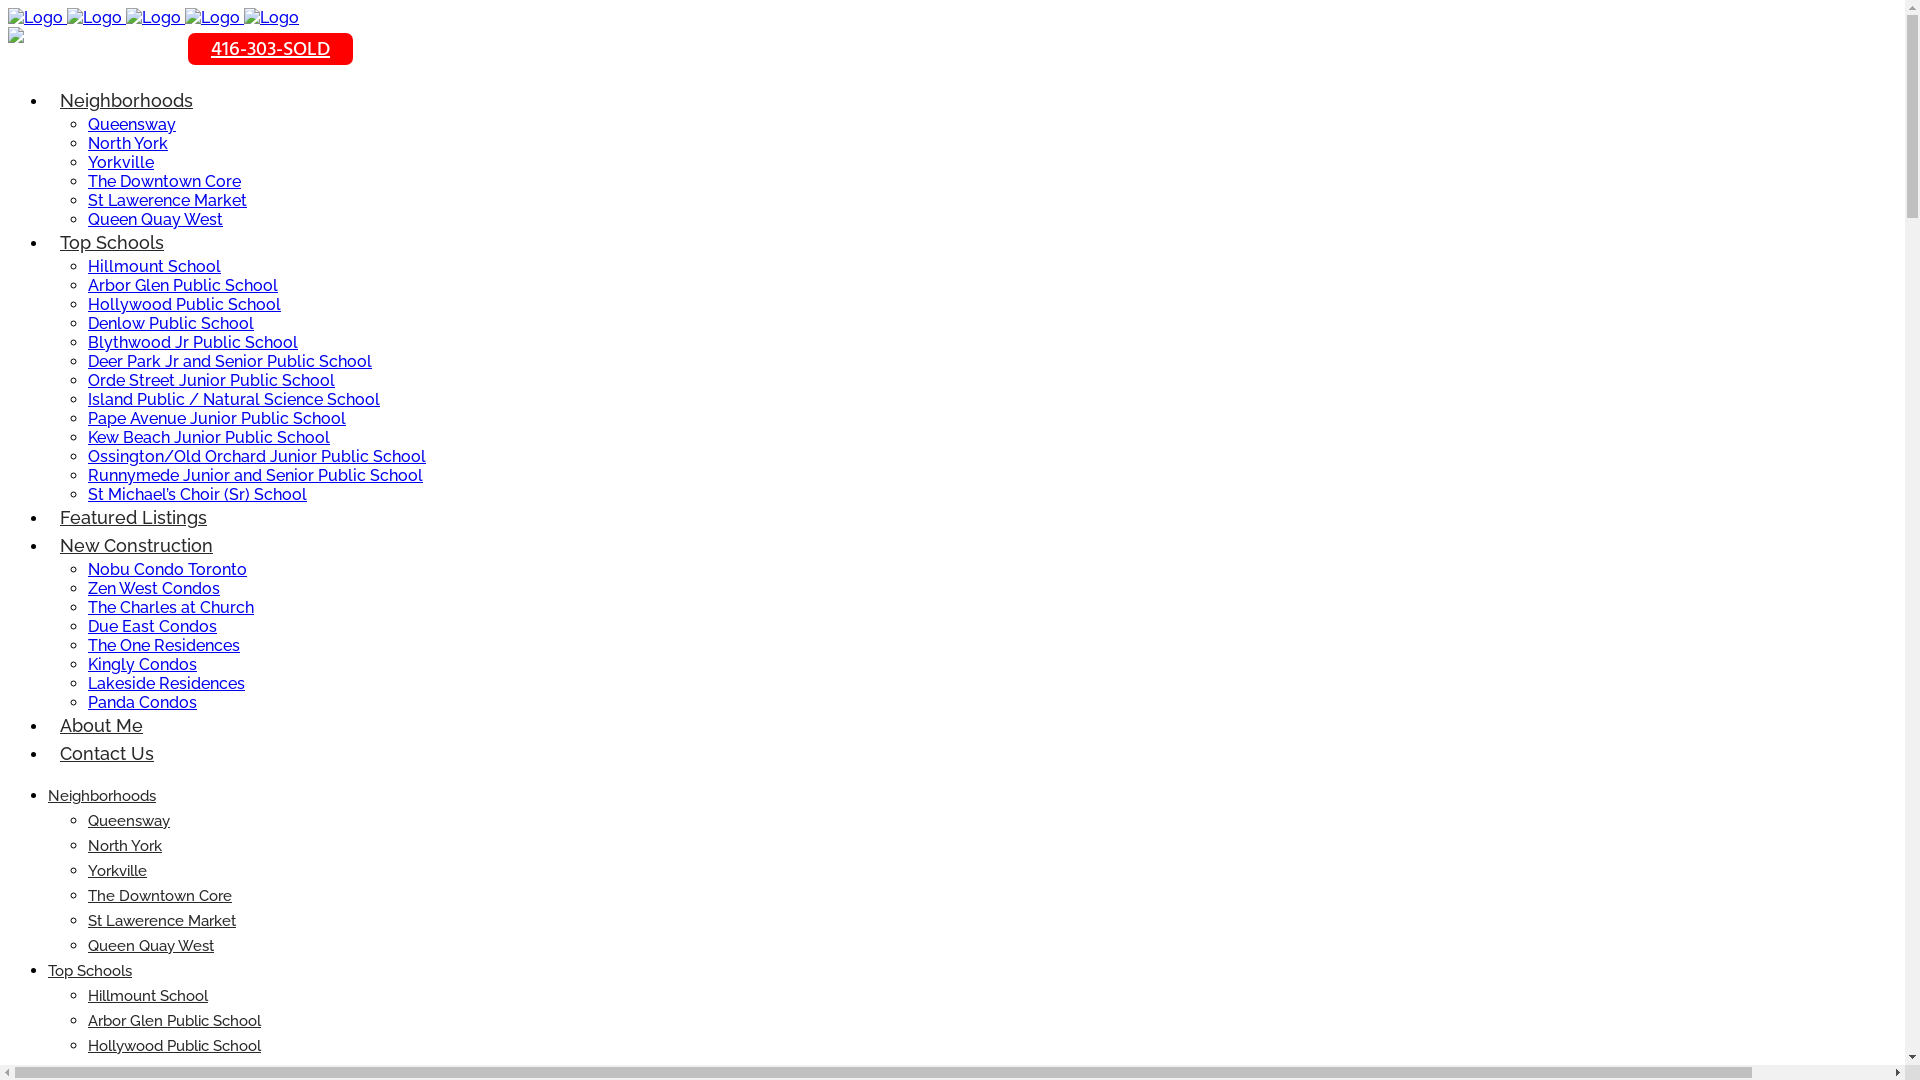 The height and width of the screenshot is (1080, 1920). I want to click on 'The One Residences', so click(163, 645).